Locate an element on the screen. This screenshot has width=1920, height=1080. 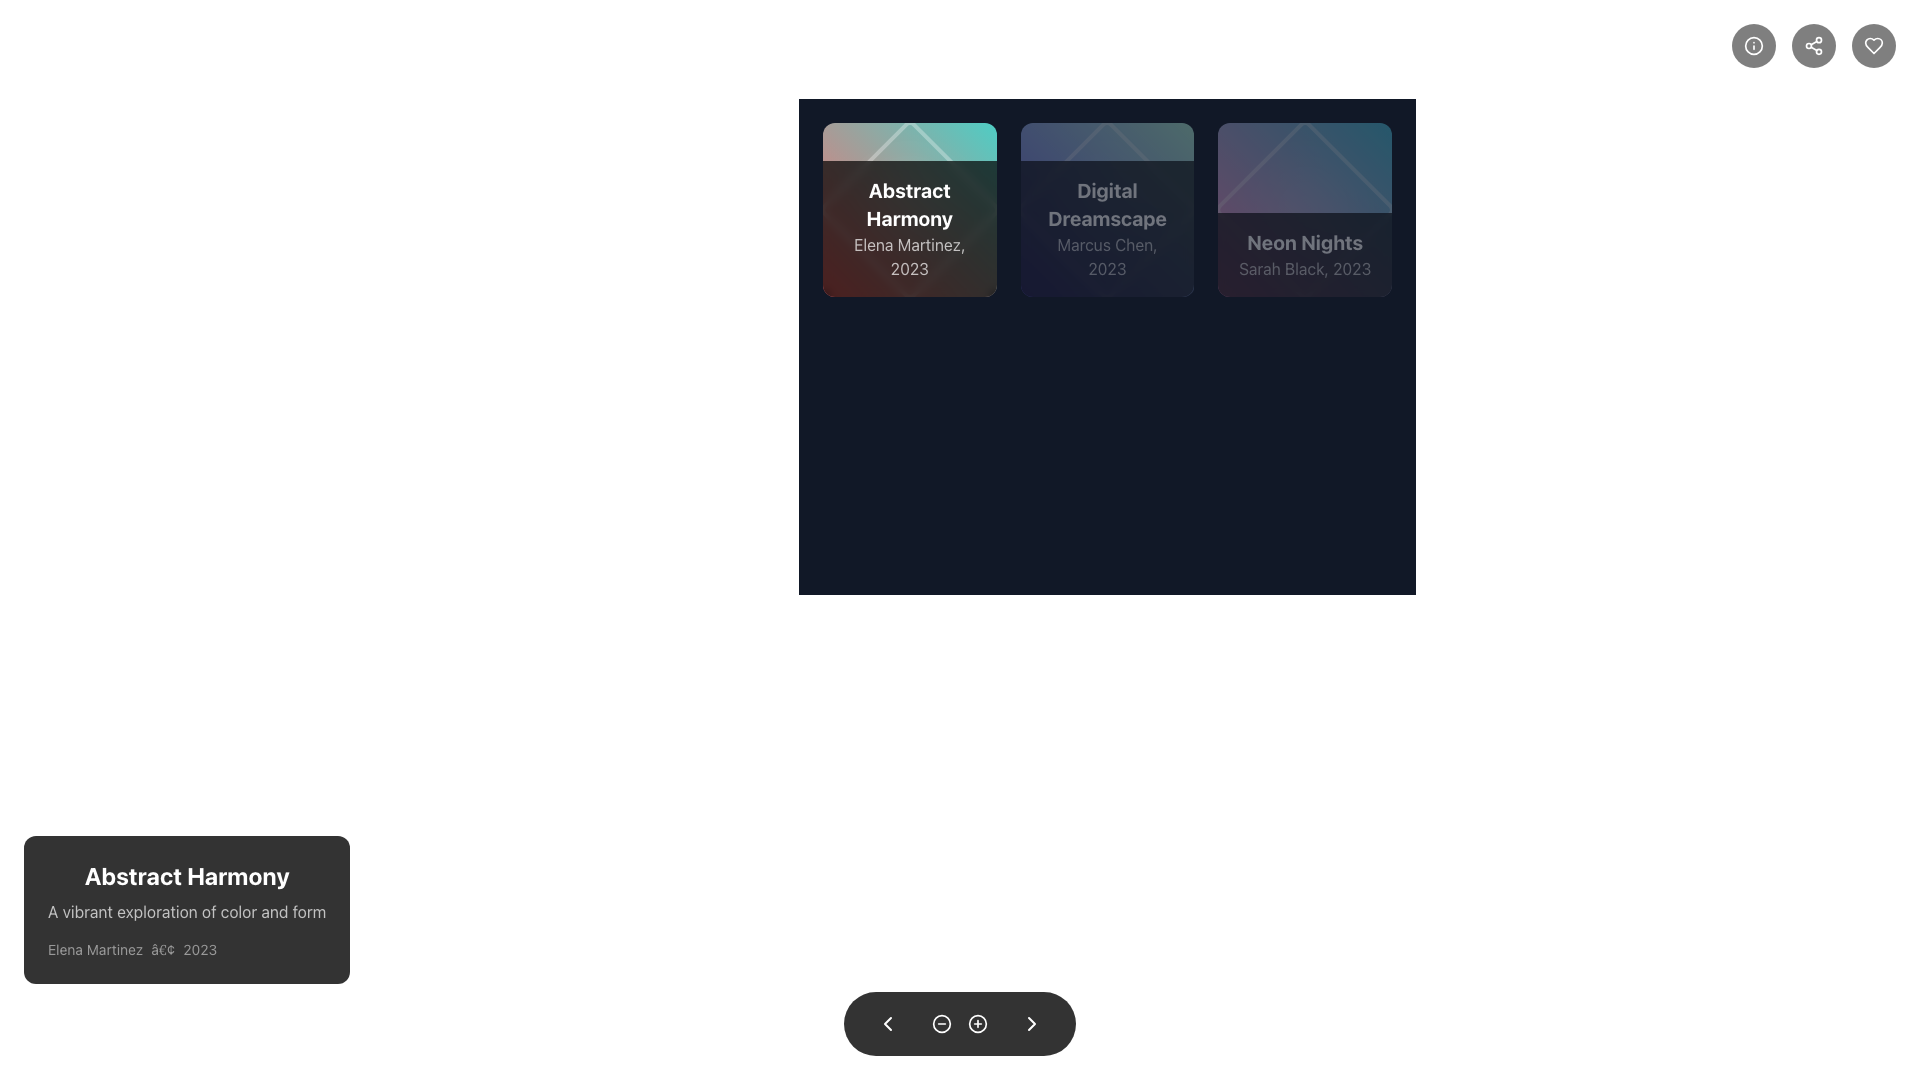
the 'previous item' button located at the bottom center of the interface is located at coordinates (887, 1023).